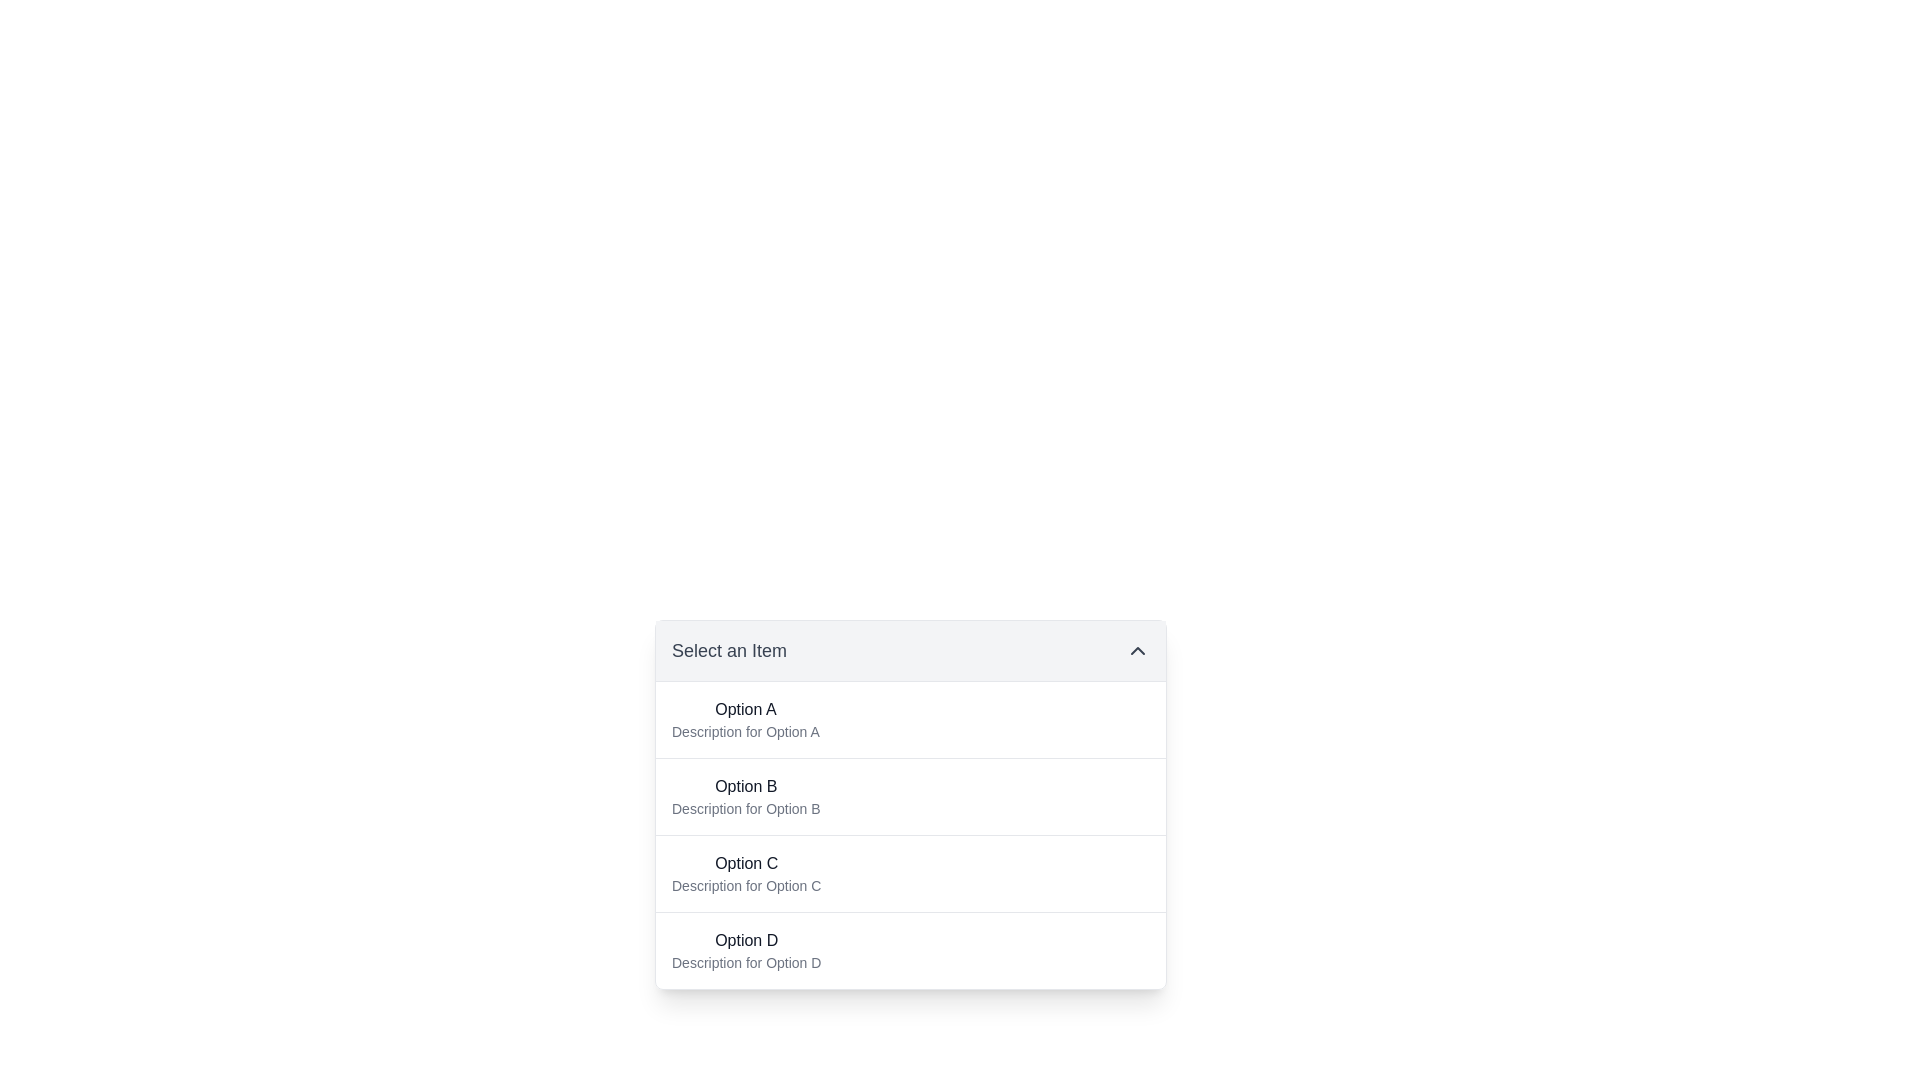 The width and height of the screenshot is (1920, 1080). I want to click on the description text labeled 'Description for Option C', which is styled in small gray font and located below the 'Option C' label in the options dropdown menu, so click(745, 885).